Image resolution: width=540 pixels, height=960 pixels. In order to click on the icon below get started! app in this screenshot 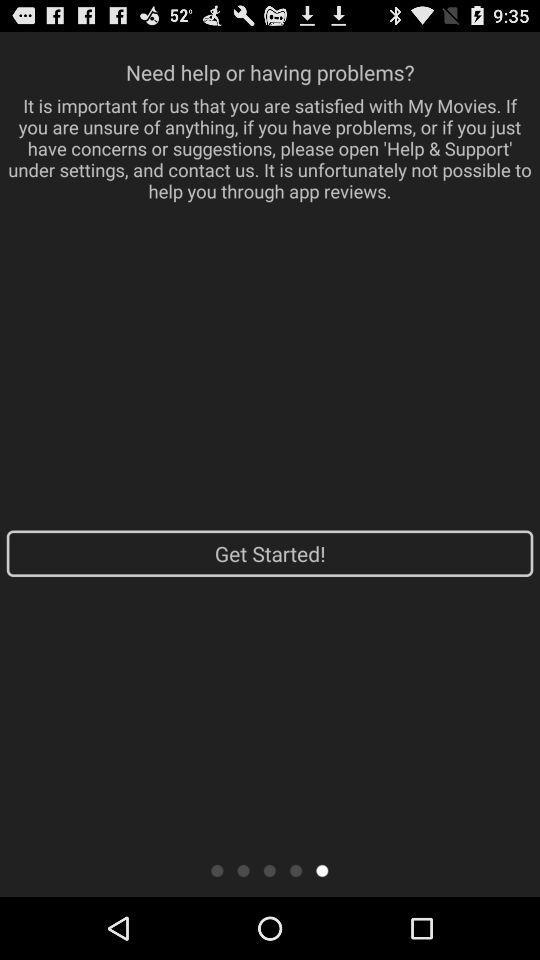, I will do `click(216, 869)`.